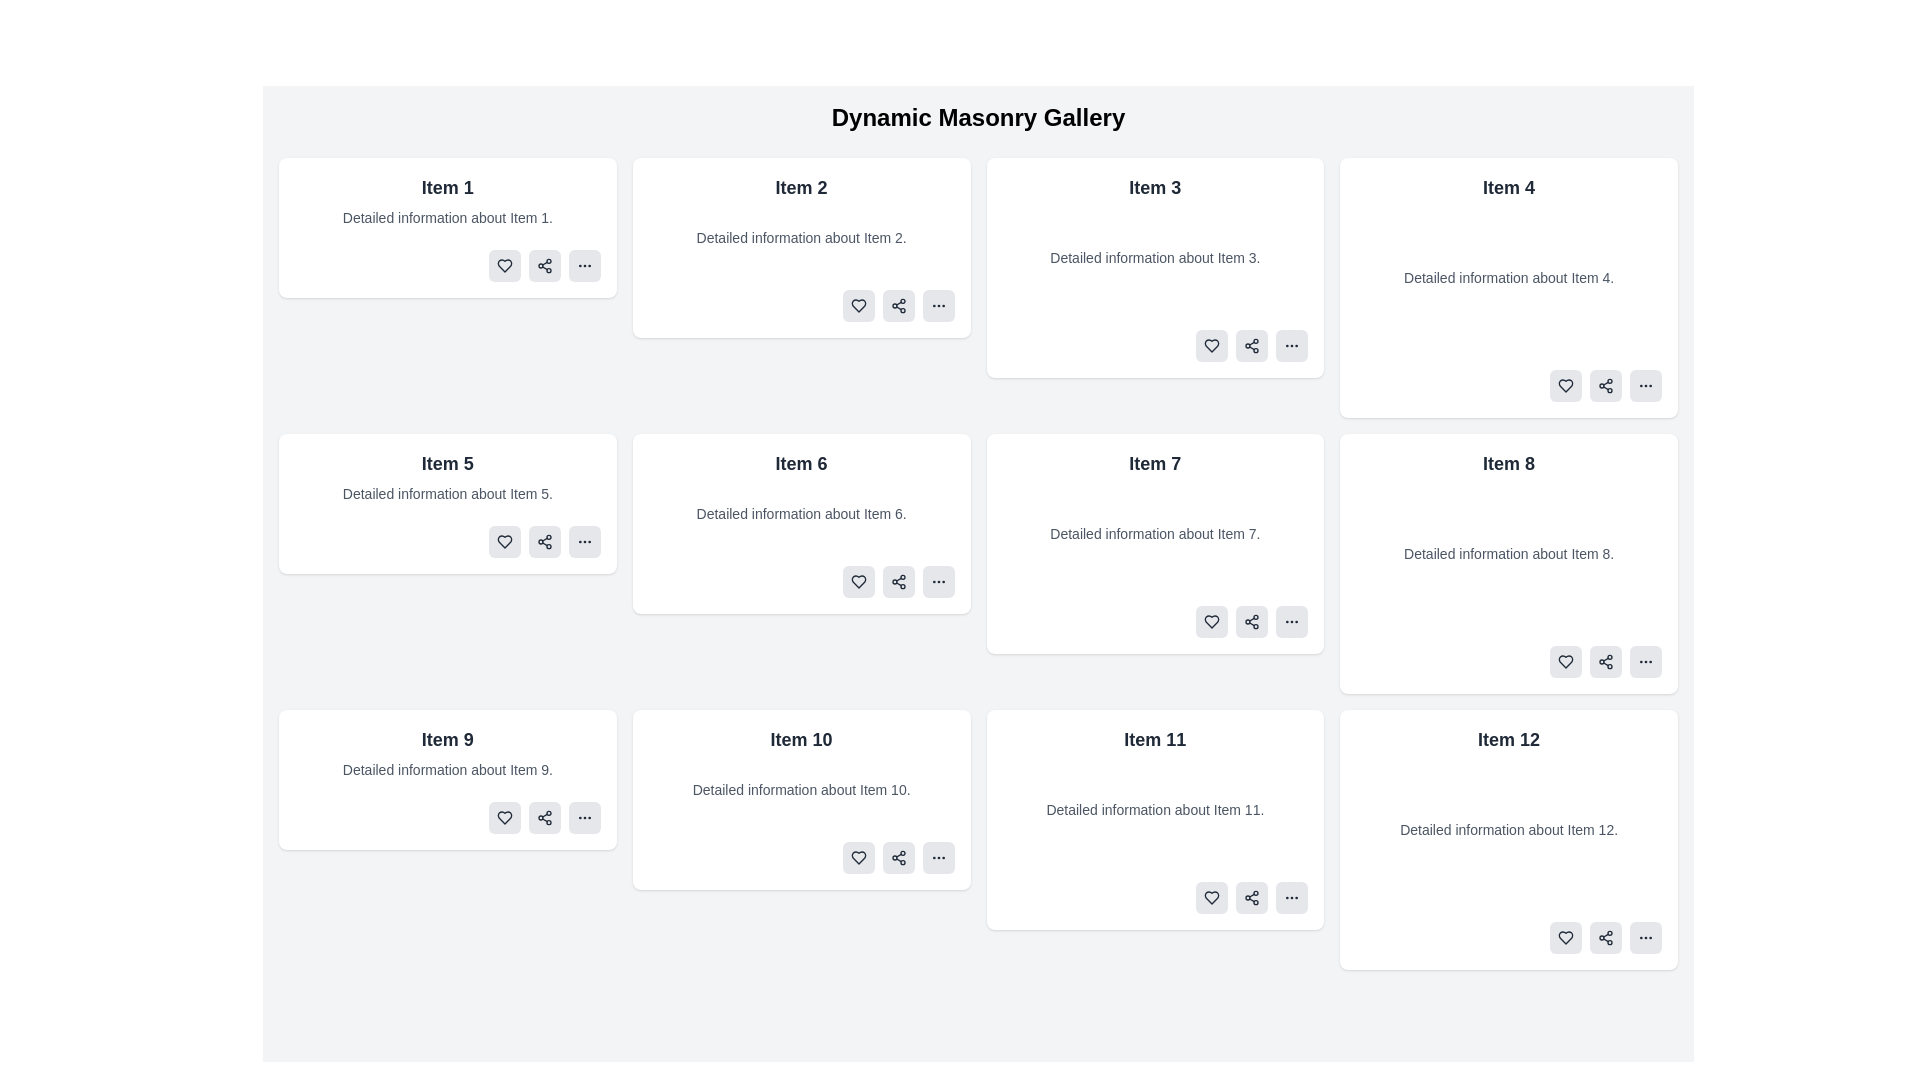 The height and width of the screenshot is (1080, 1920). Describe the element at coordinates (897, 305) in the screenshot. I see `the middle button in the group of action buttons located at the bottom-right section of the card labeled 'Item 2'` at that location.